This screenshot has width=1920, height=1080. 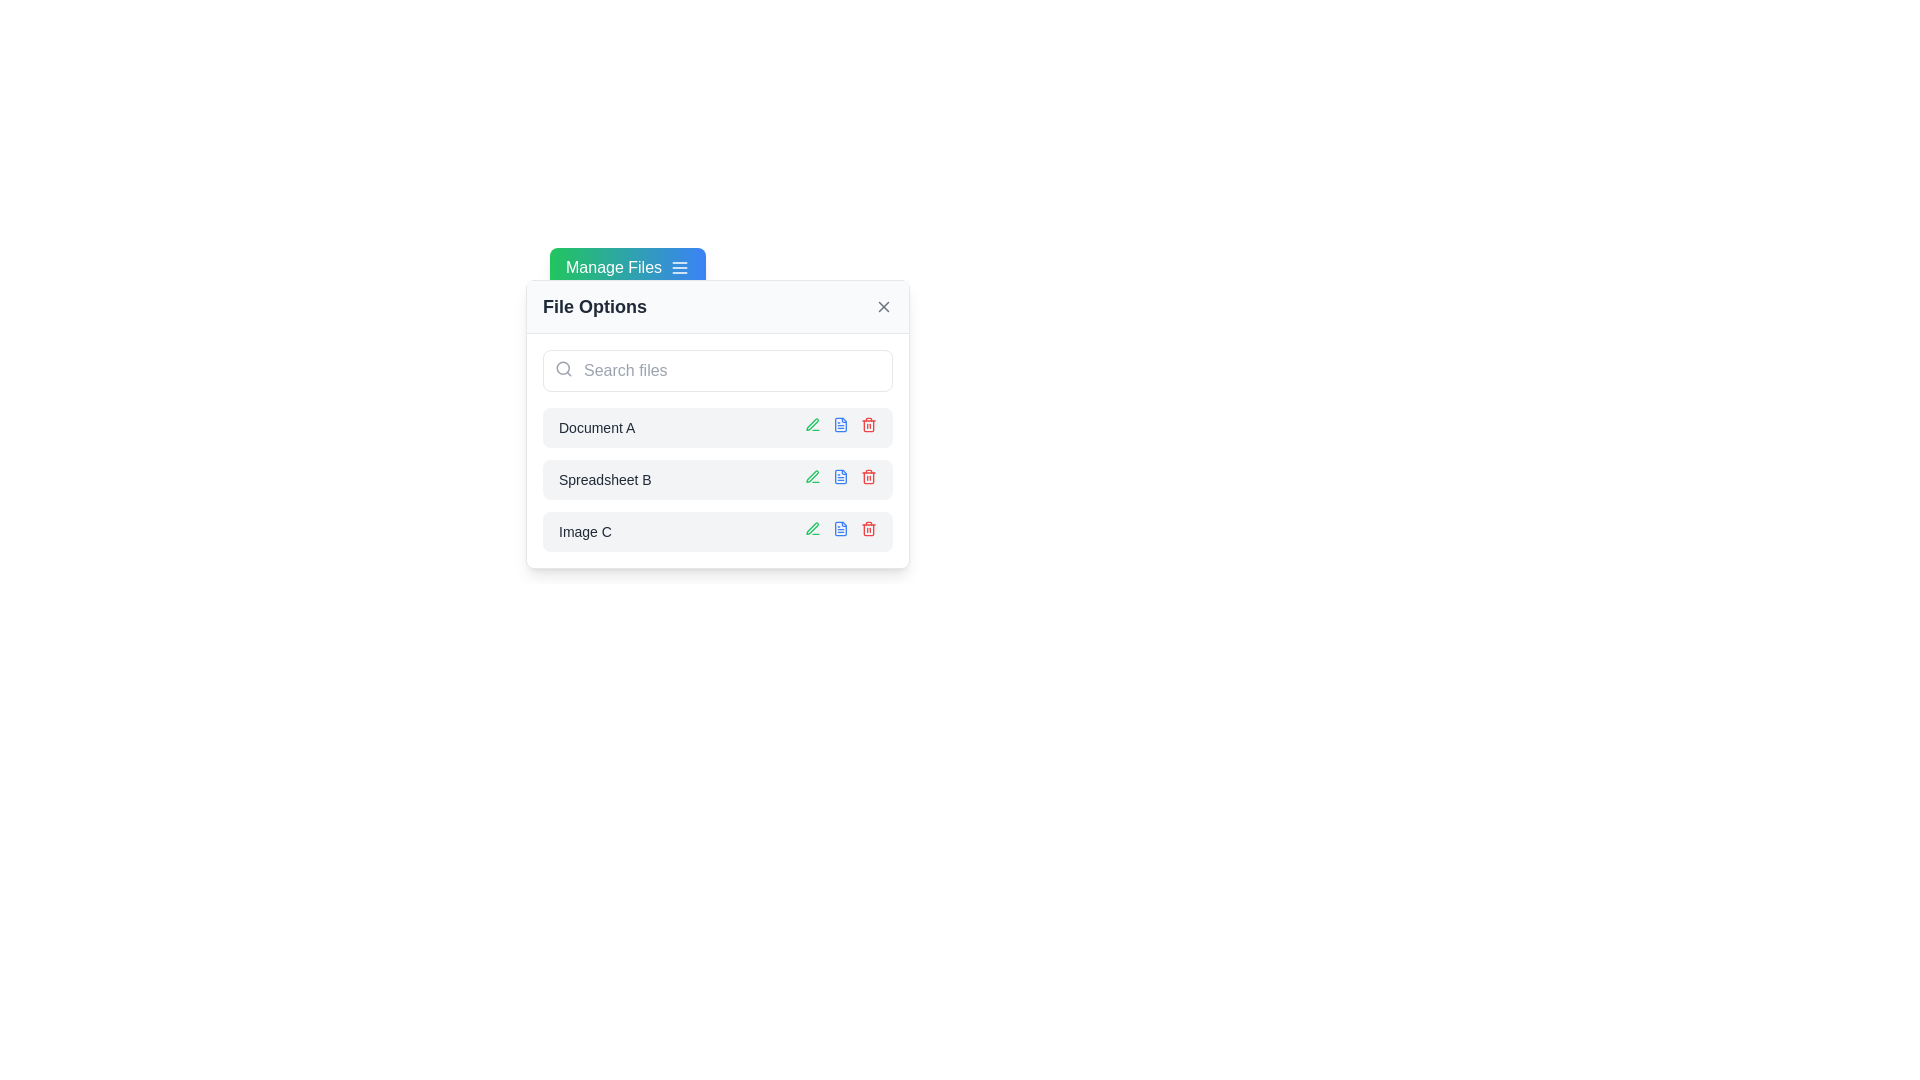 What do you see at coordinates (604, 479) in the screenshot?
I see `text of the Text Label positioned in the center-left of the second row of the vertical list, serving as a title or identifier for an item` at bounding box center [604, 479].